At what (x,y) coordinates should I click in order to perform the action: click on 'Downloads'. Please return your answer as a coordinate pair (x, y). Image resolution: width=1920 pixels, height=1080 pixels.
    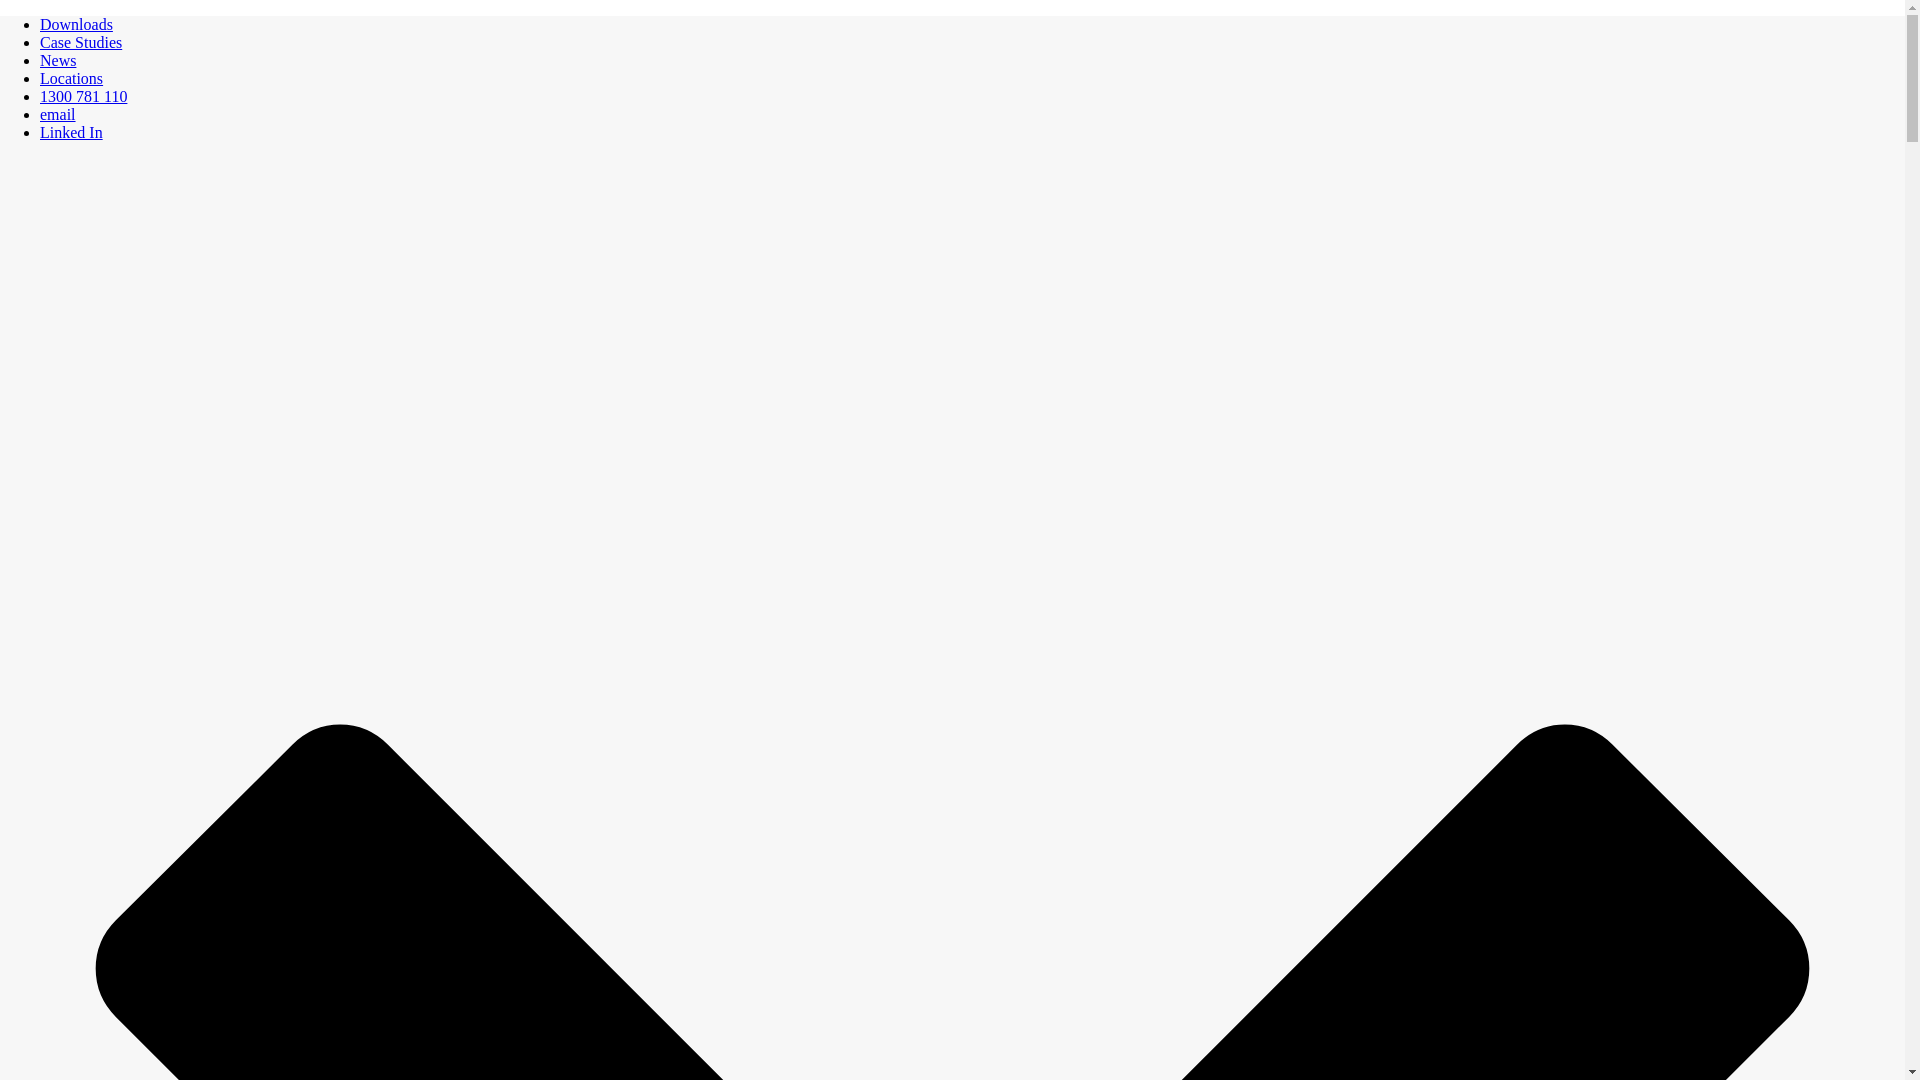
    Looking at the image, I should click on (76, 24).